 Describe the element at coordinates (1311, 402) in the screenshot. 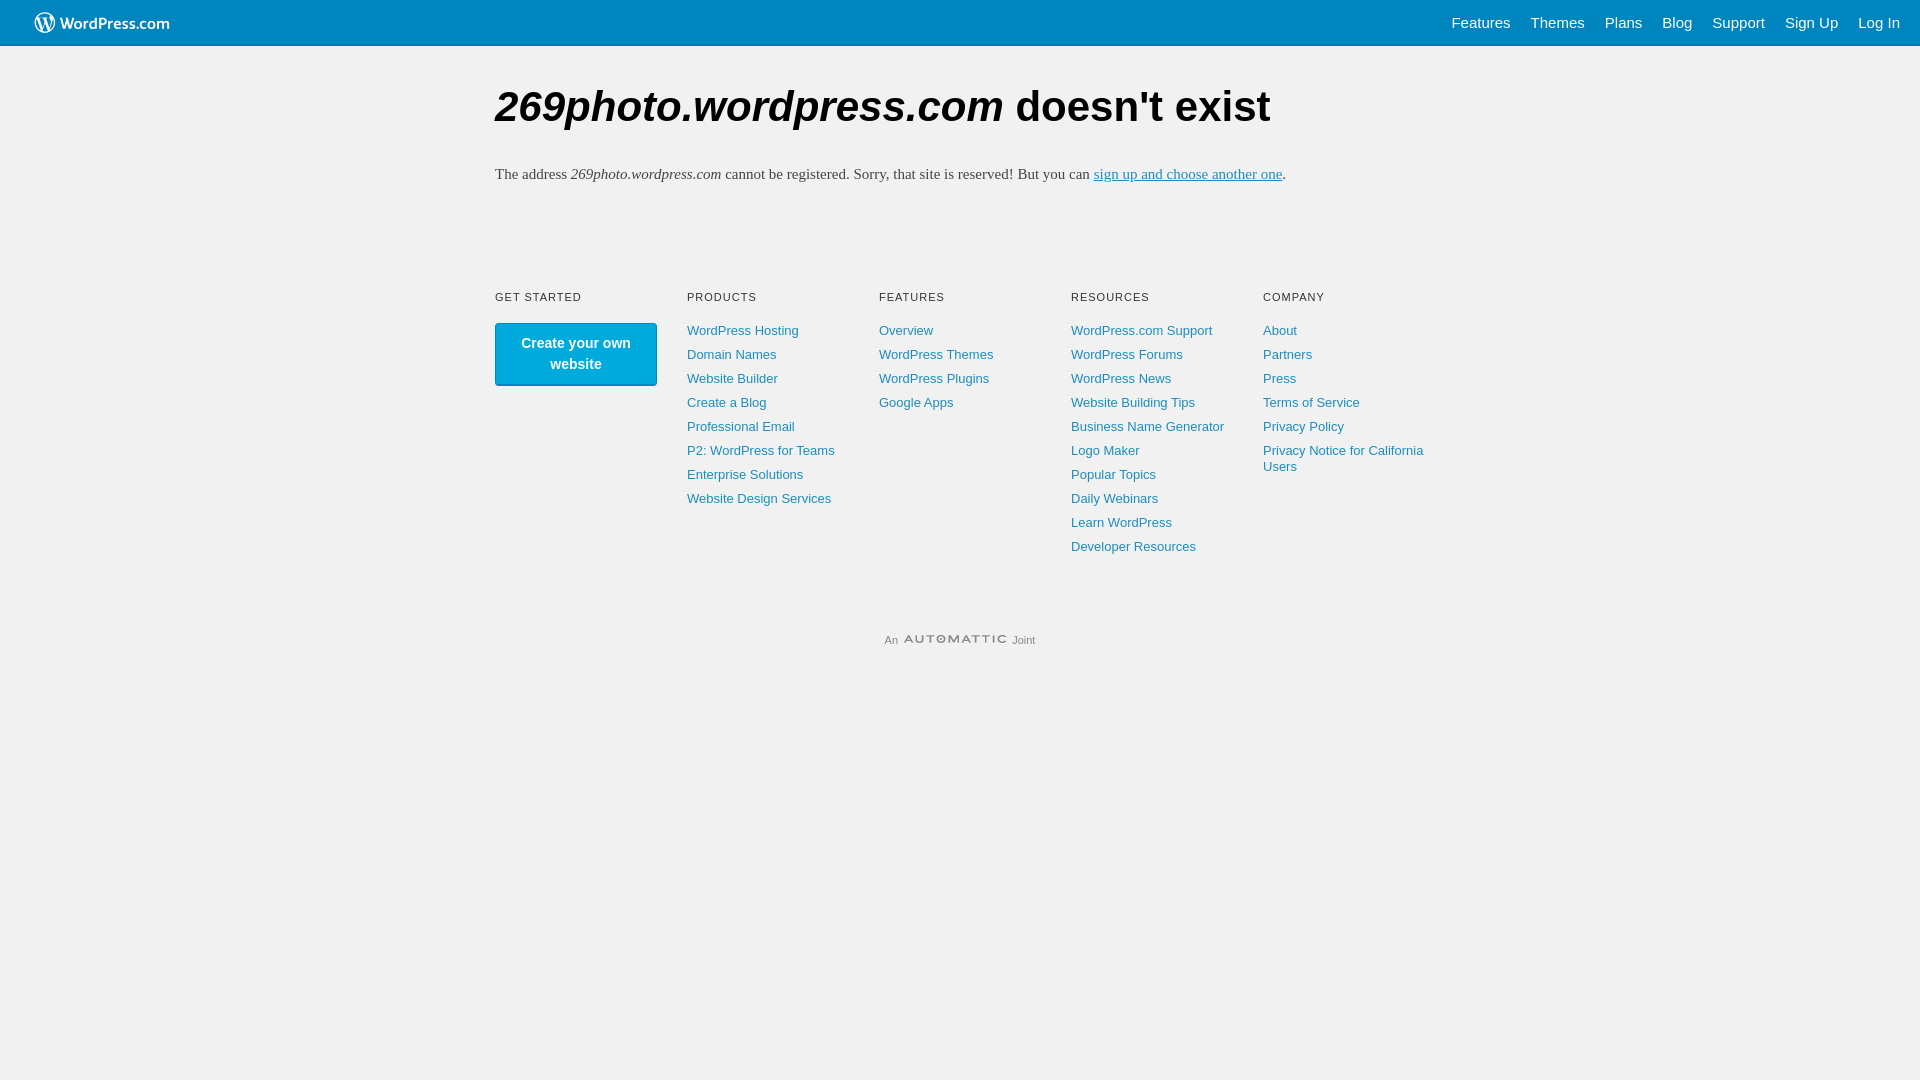

I see `'Terms of Service'` at that location.